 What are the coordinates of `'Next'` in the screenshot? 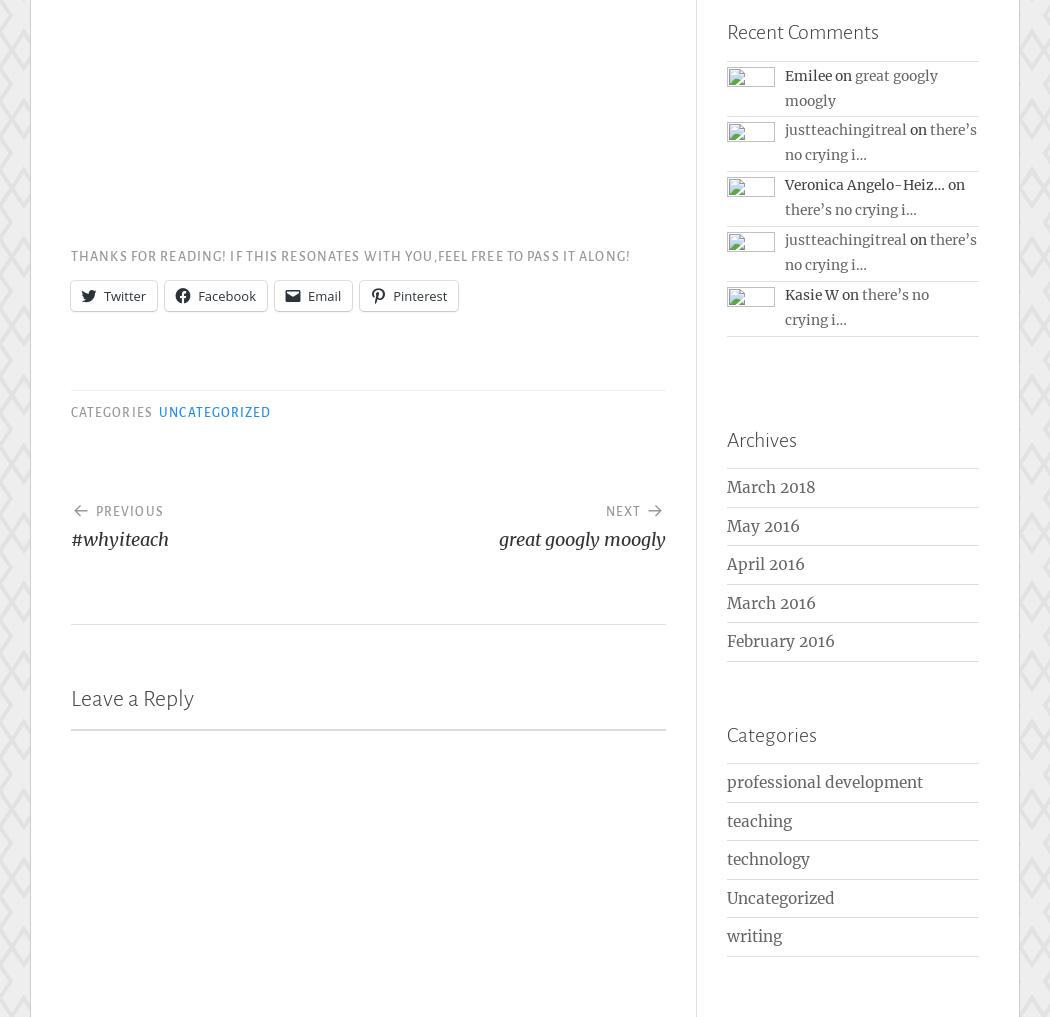 It's located at (622, 511).